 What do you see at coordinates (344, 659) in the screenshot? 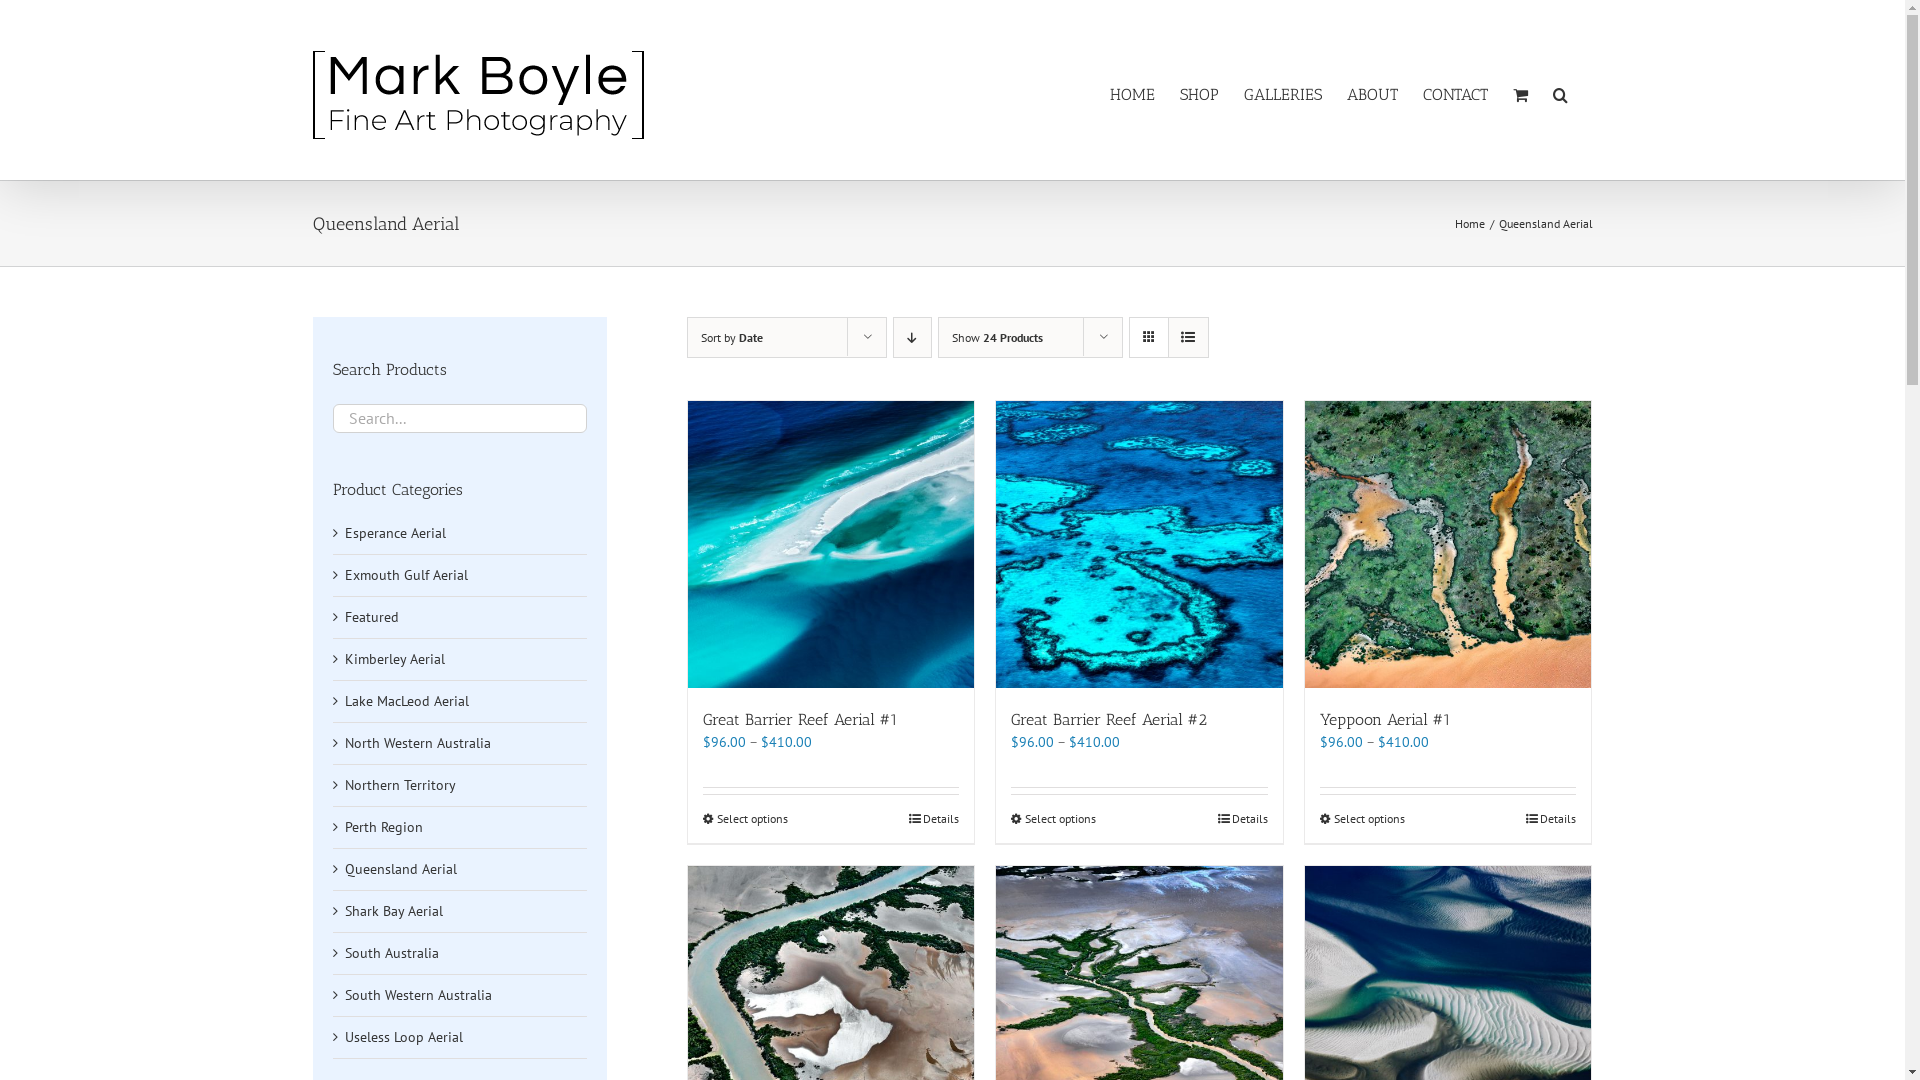
I see `'Kimberley Aerial'` at bounding box center [344, 659].